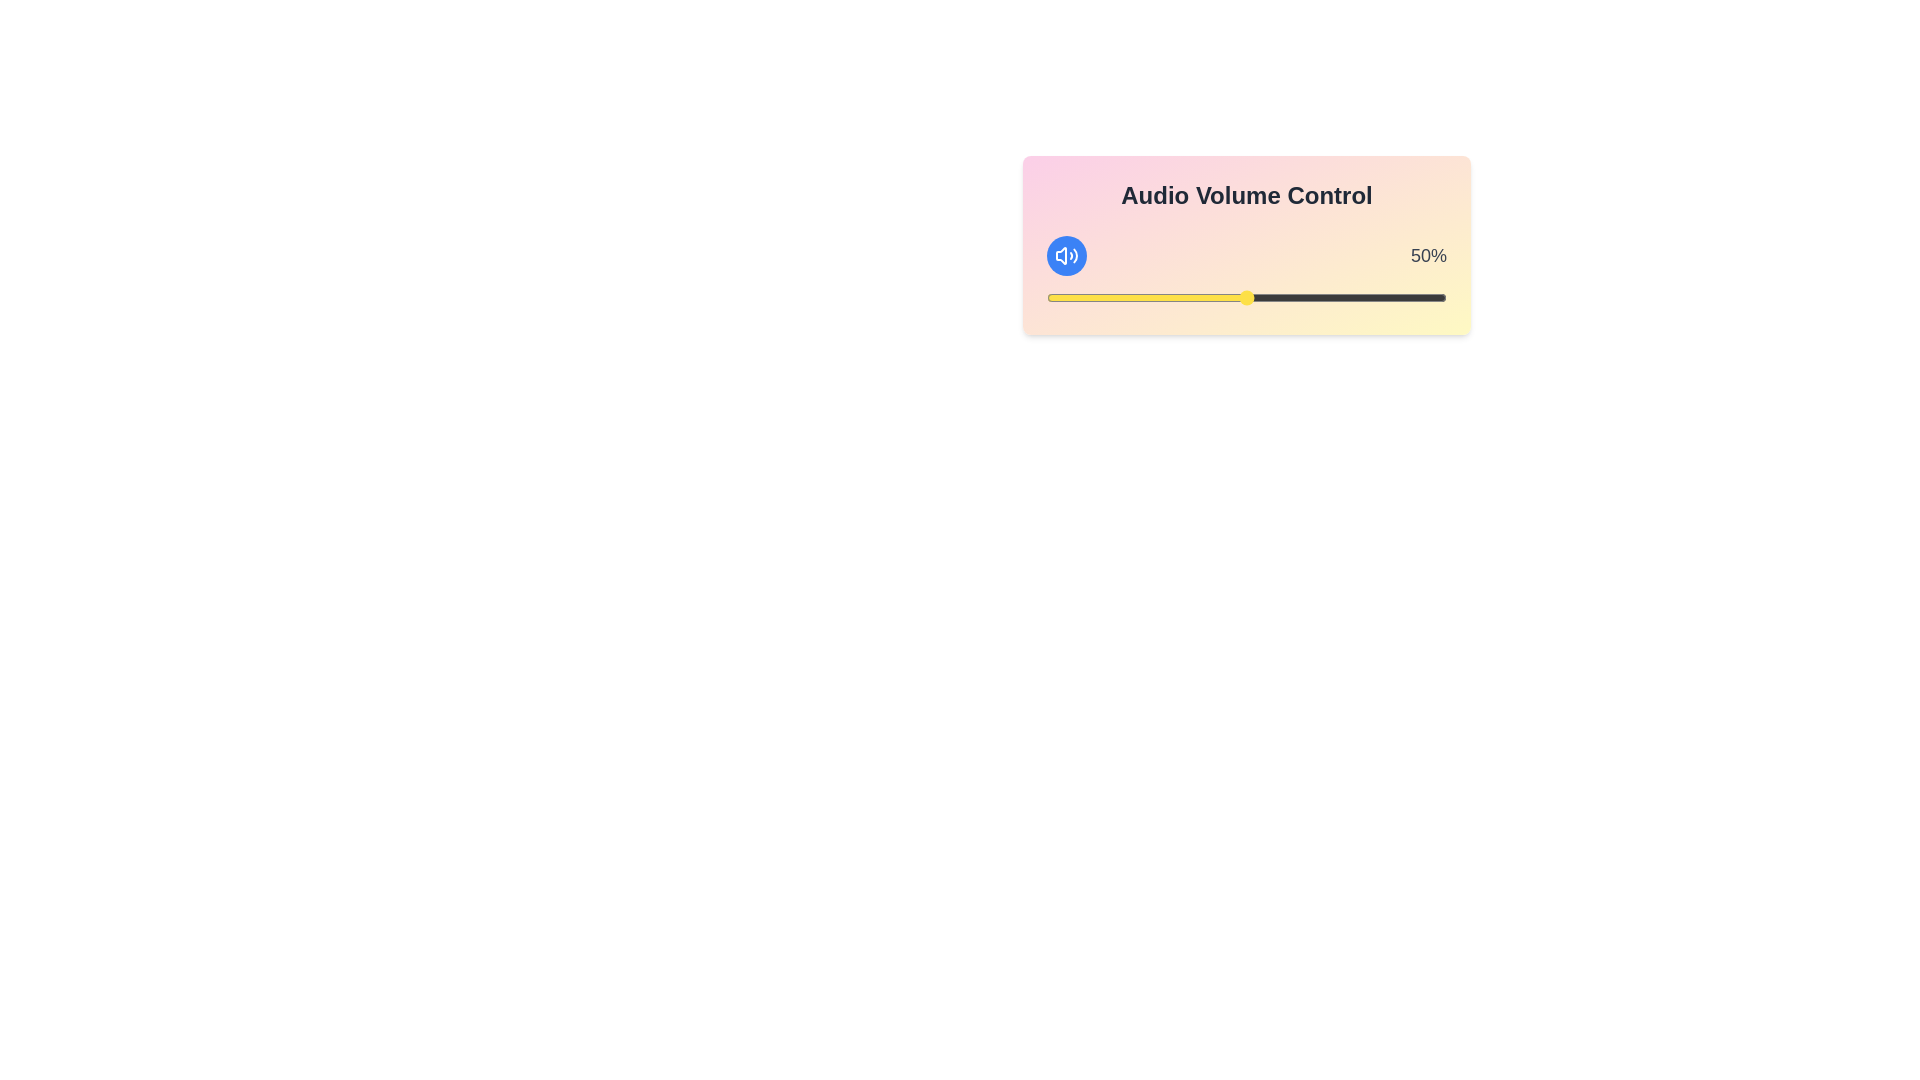 This screenshot has height=1080, width=1920. What do you see at coordinates (1065, 254) in the screenshot?
I see `the mute/unmute button to toggle the audio state` at bounding box center [1065, 254].